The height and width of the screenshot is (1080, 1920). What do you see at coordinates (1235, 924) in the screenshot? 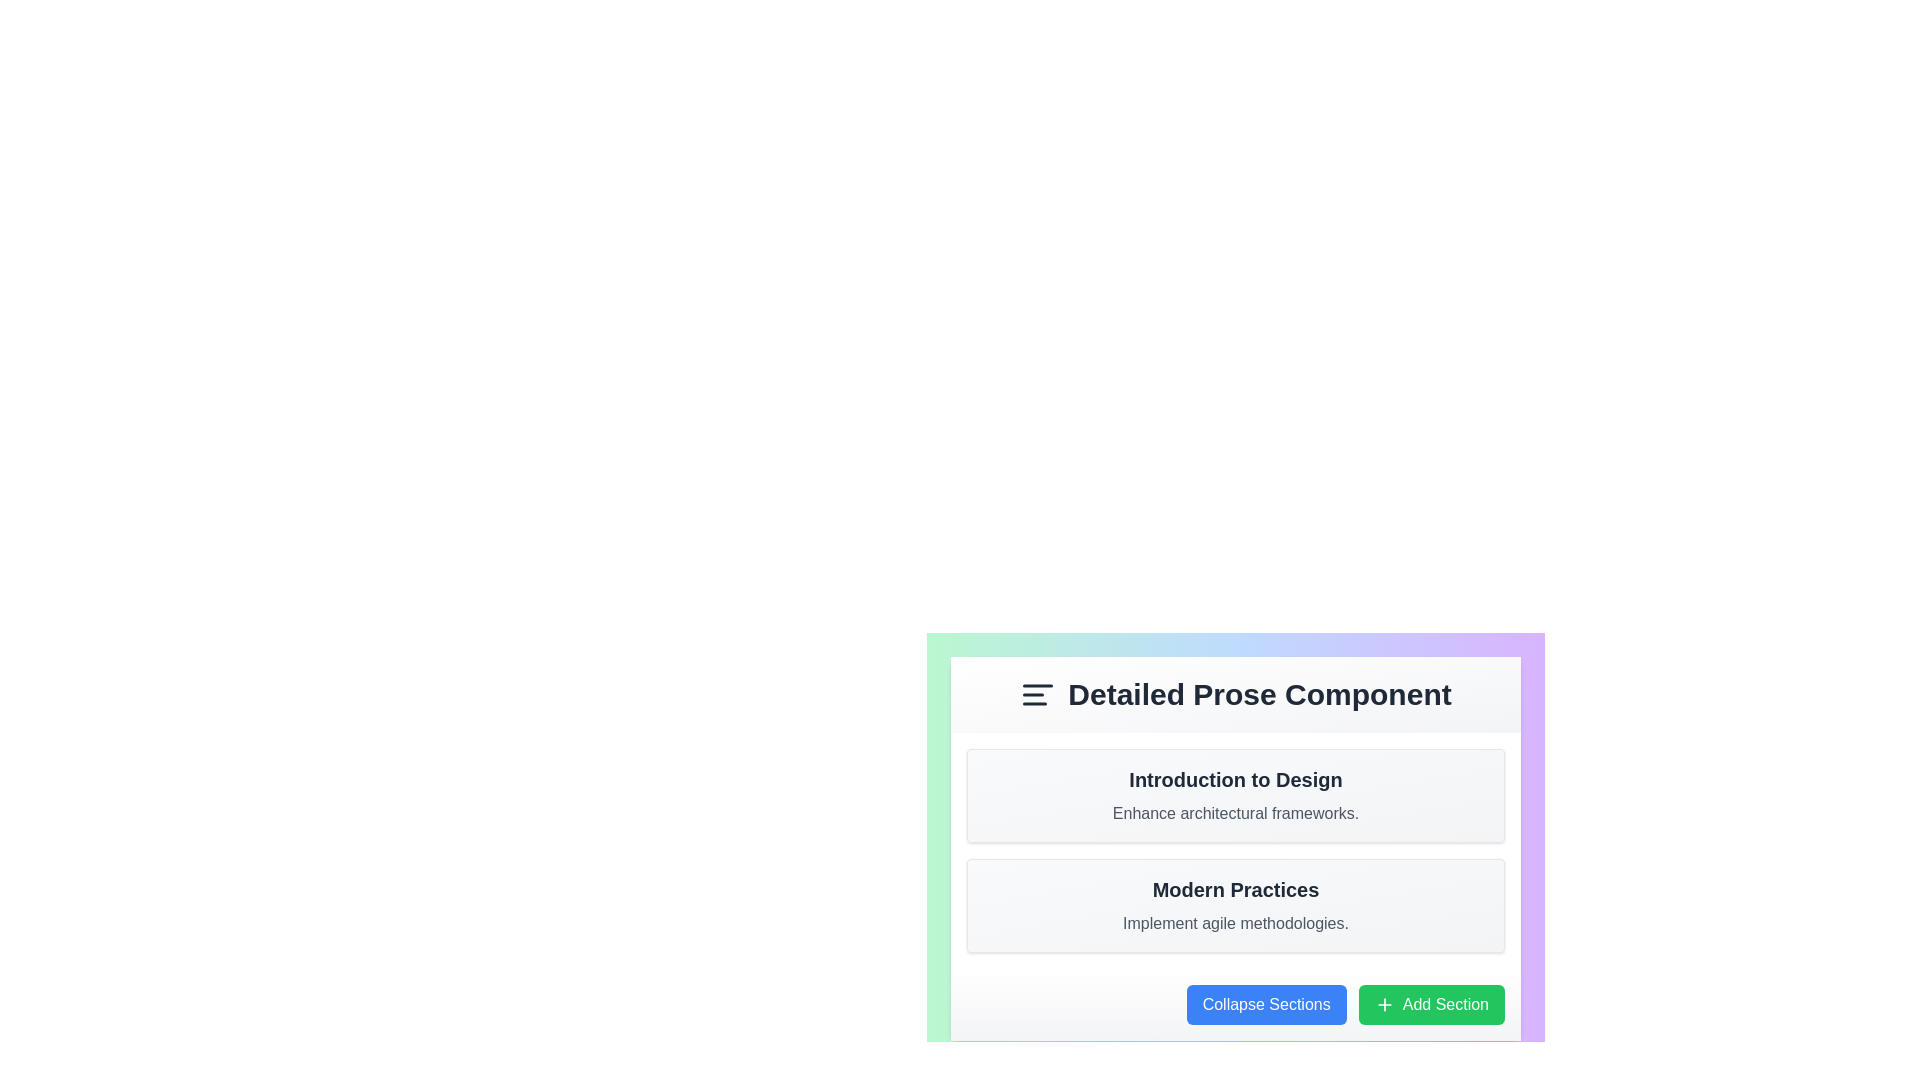
I see `the Text Label that displays 'Implement agile methodologies.' positioned below the 'Modern Practices' header` at bounding box center [1235, 924].